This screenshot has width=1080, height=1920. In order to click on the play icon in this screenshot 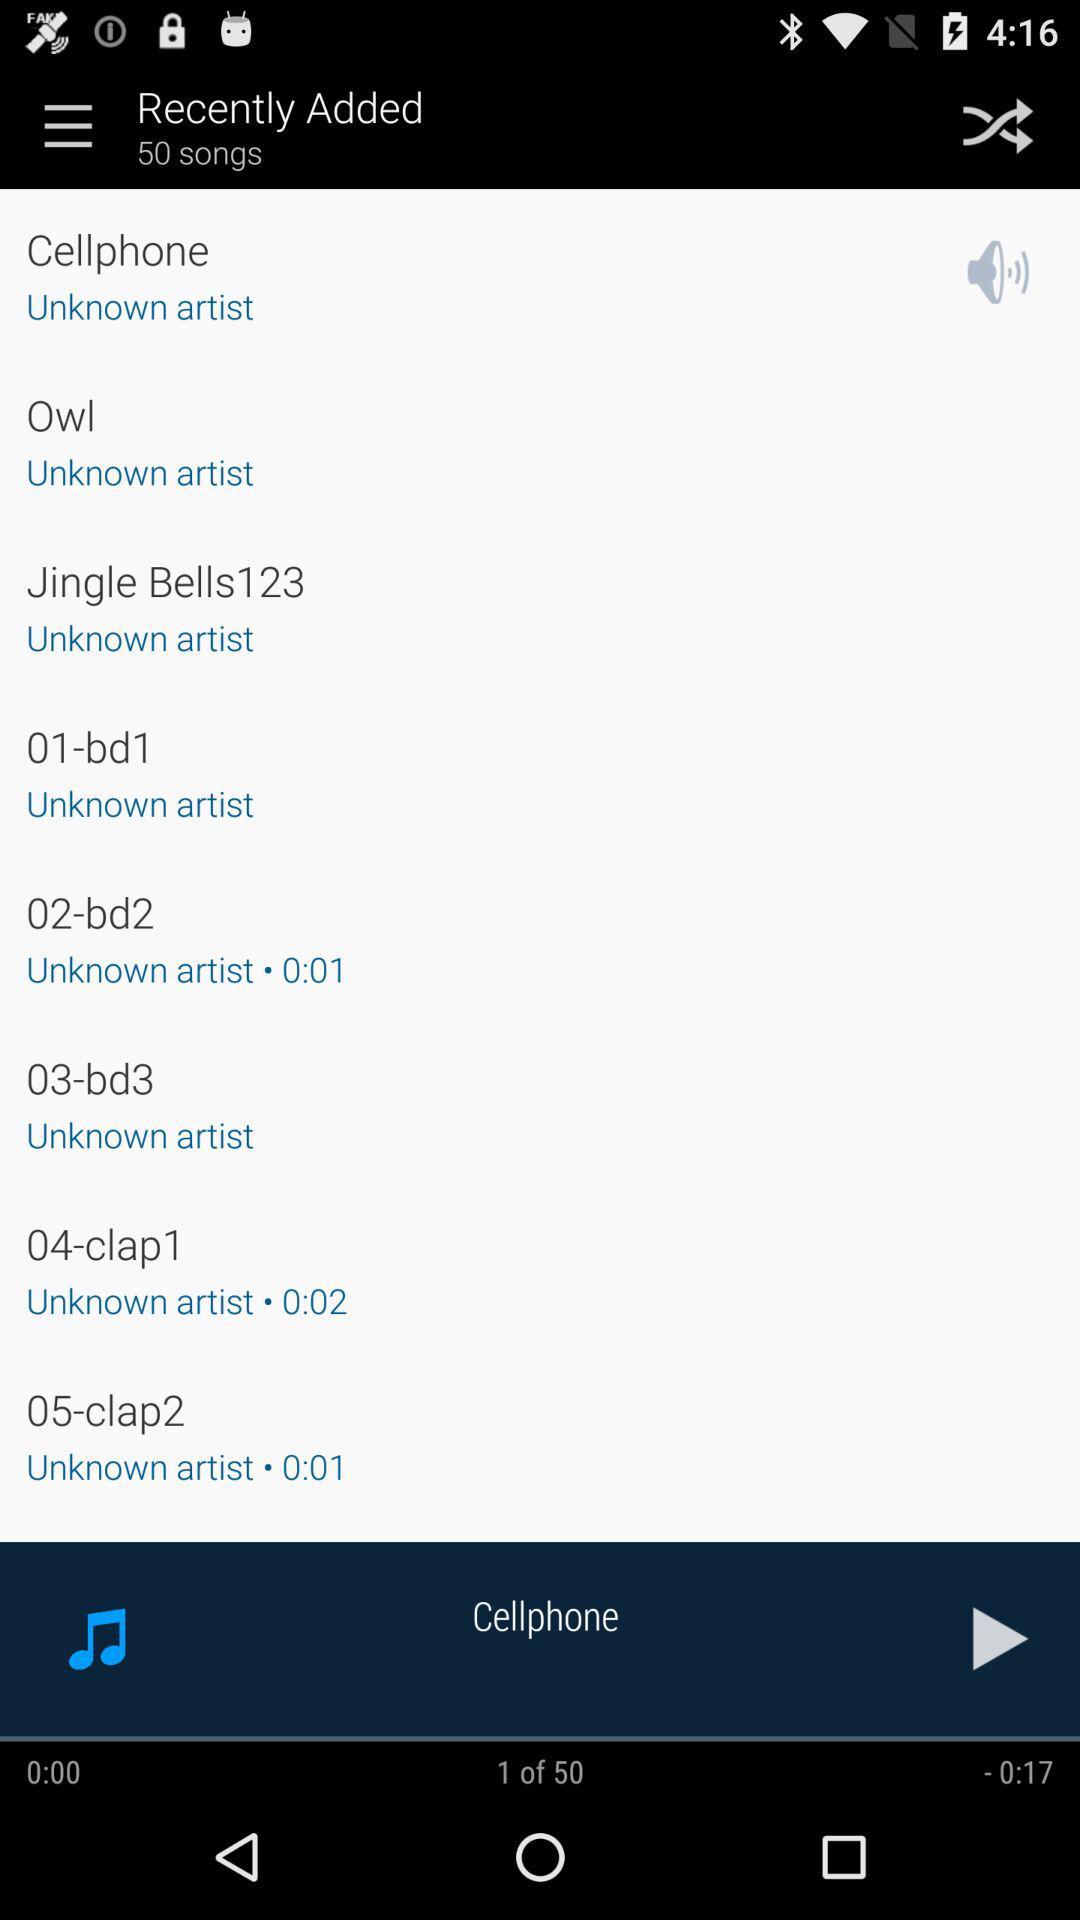, I will do `click(1001, 1752)`.